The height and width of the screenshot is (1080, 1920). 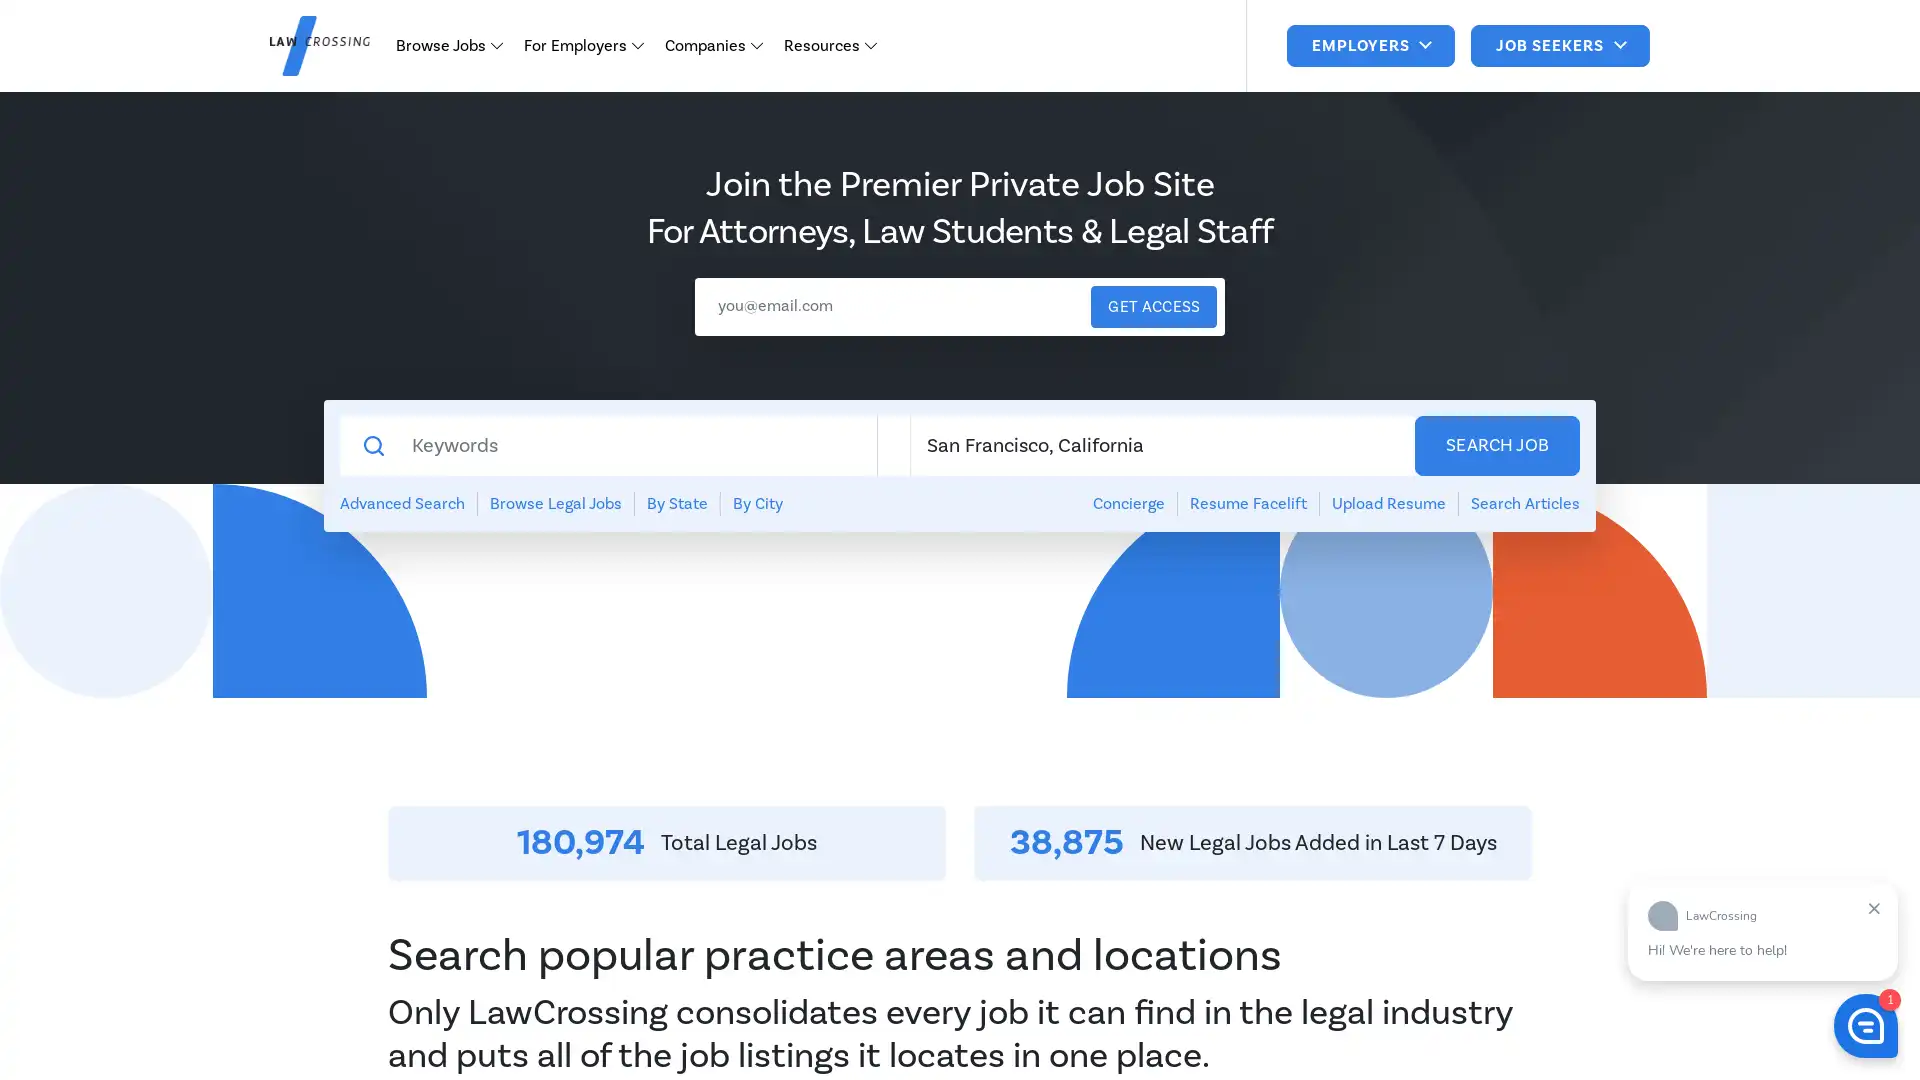 What do you see at coordinates (1873, 906) in the screenshot?
I see `Close Chat` at bounding box center [1873, 906].